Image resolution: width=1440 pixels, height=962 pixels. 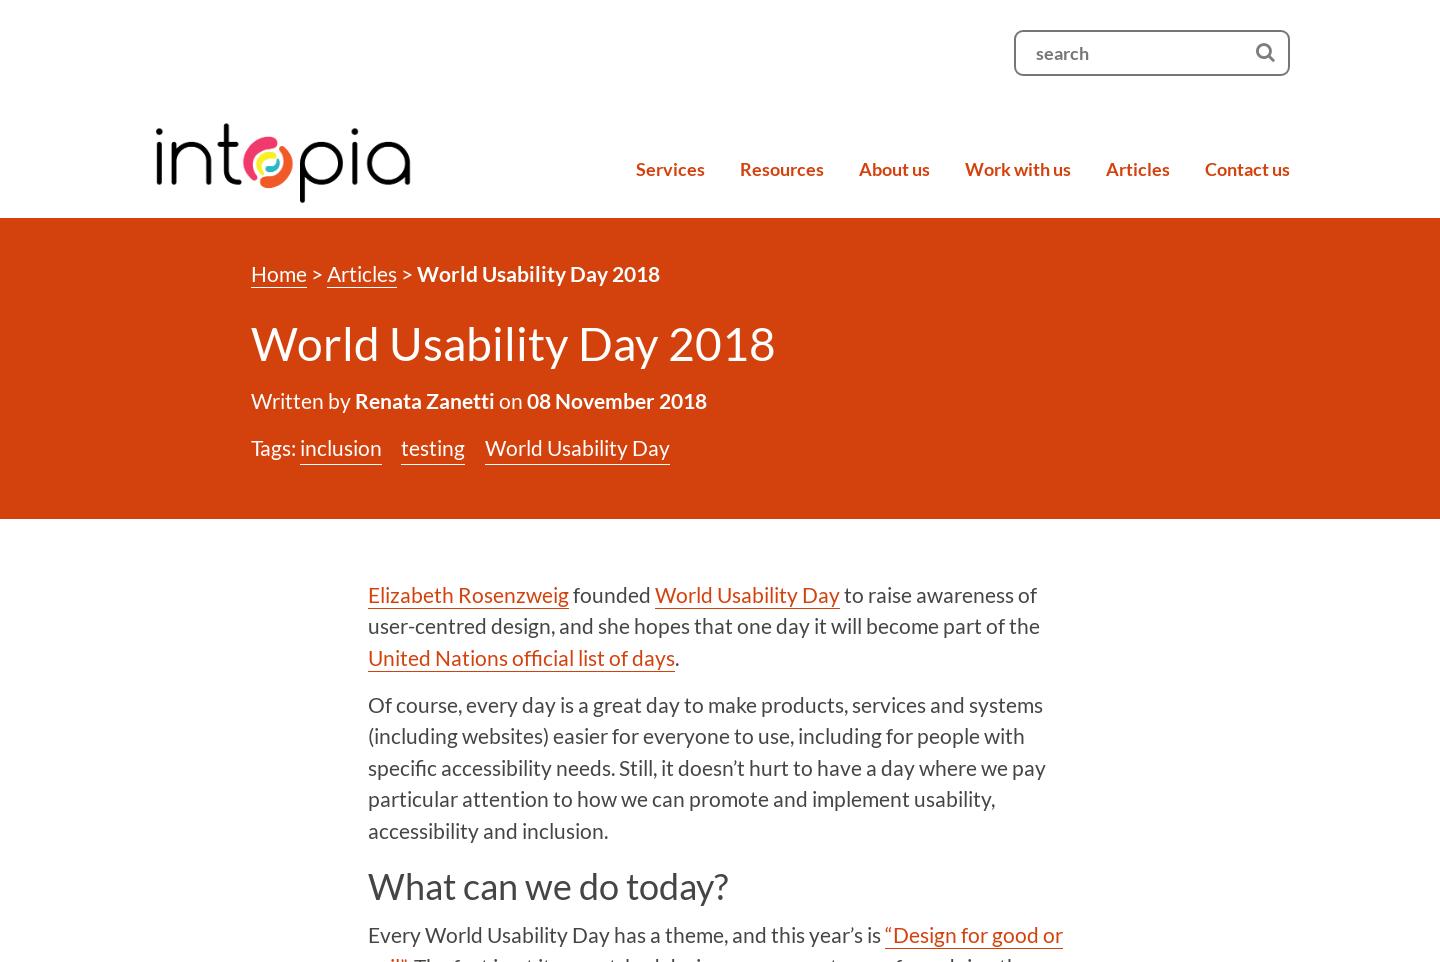 I want to click on 'founded', so click(x=609, y=592).